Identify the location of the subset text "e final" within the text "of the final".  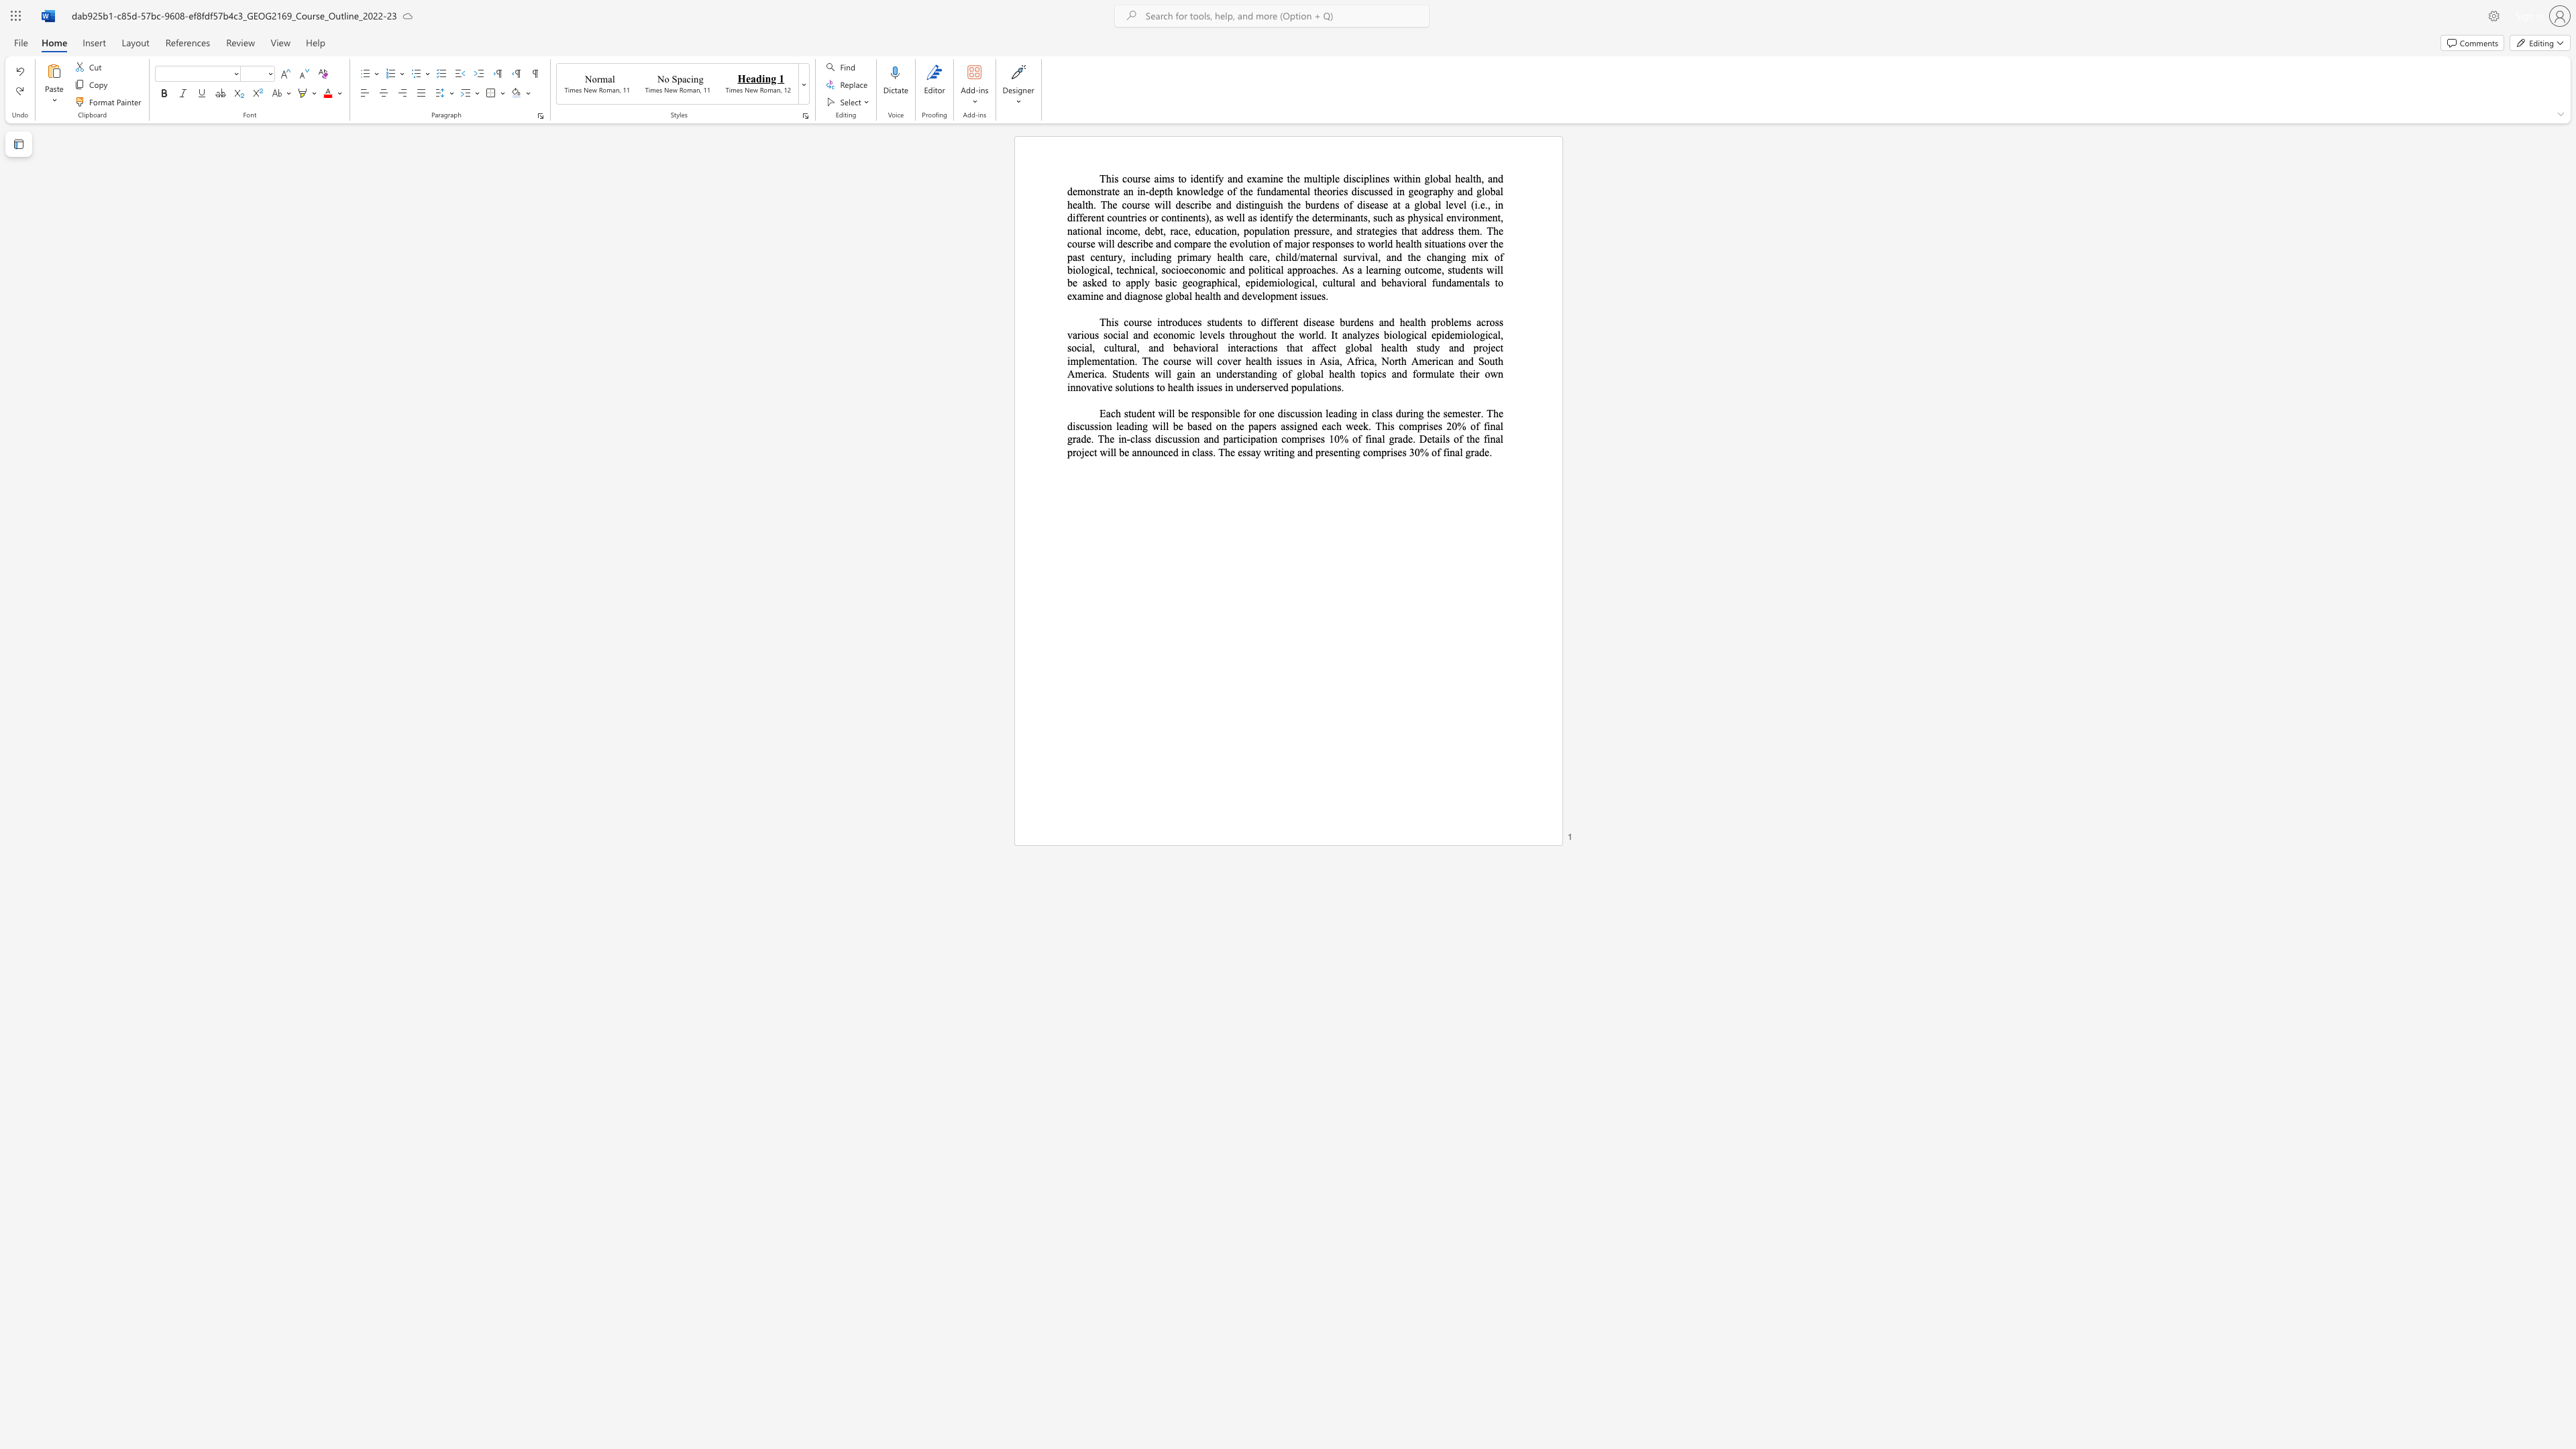
(1473, 439).